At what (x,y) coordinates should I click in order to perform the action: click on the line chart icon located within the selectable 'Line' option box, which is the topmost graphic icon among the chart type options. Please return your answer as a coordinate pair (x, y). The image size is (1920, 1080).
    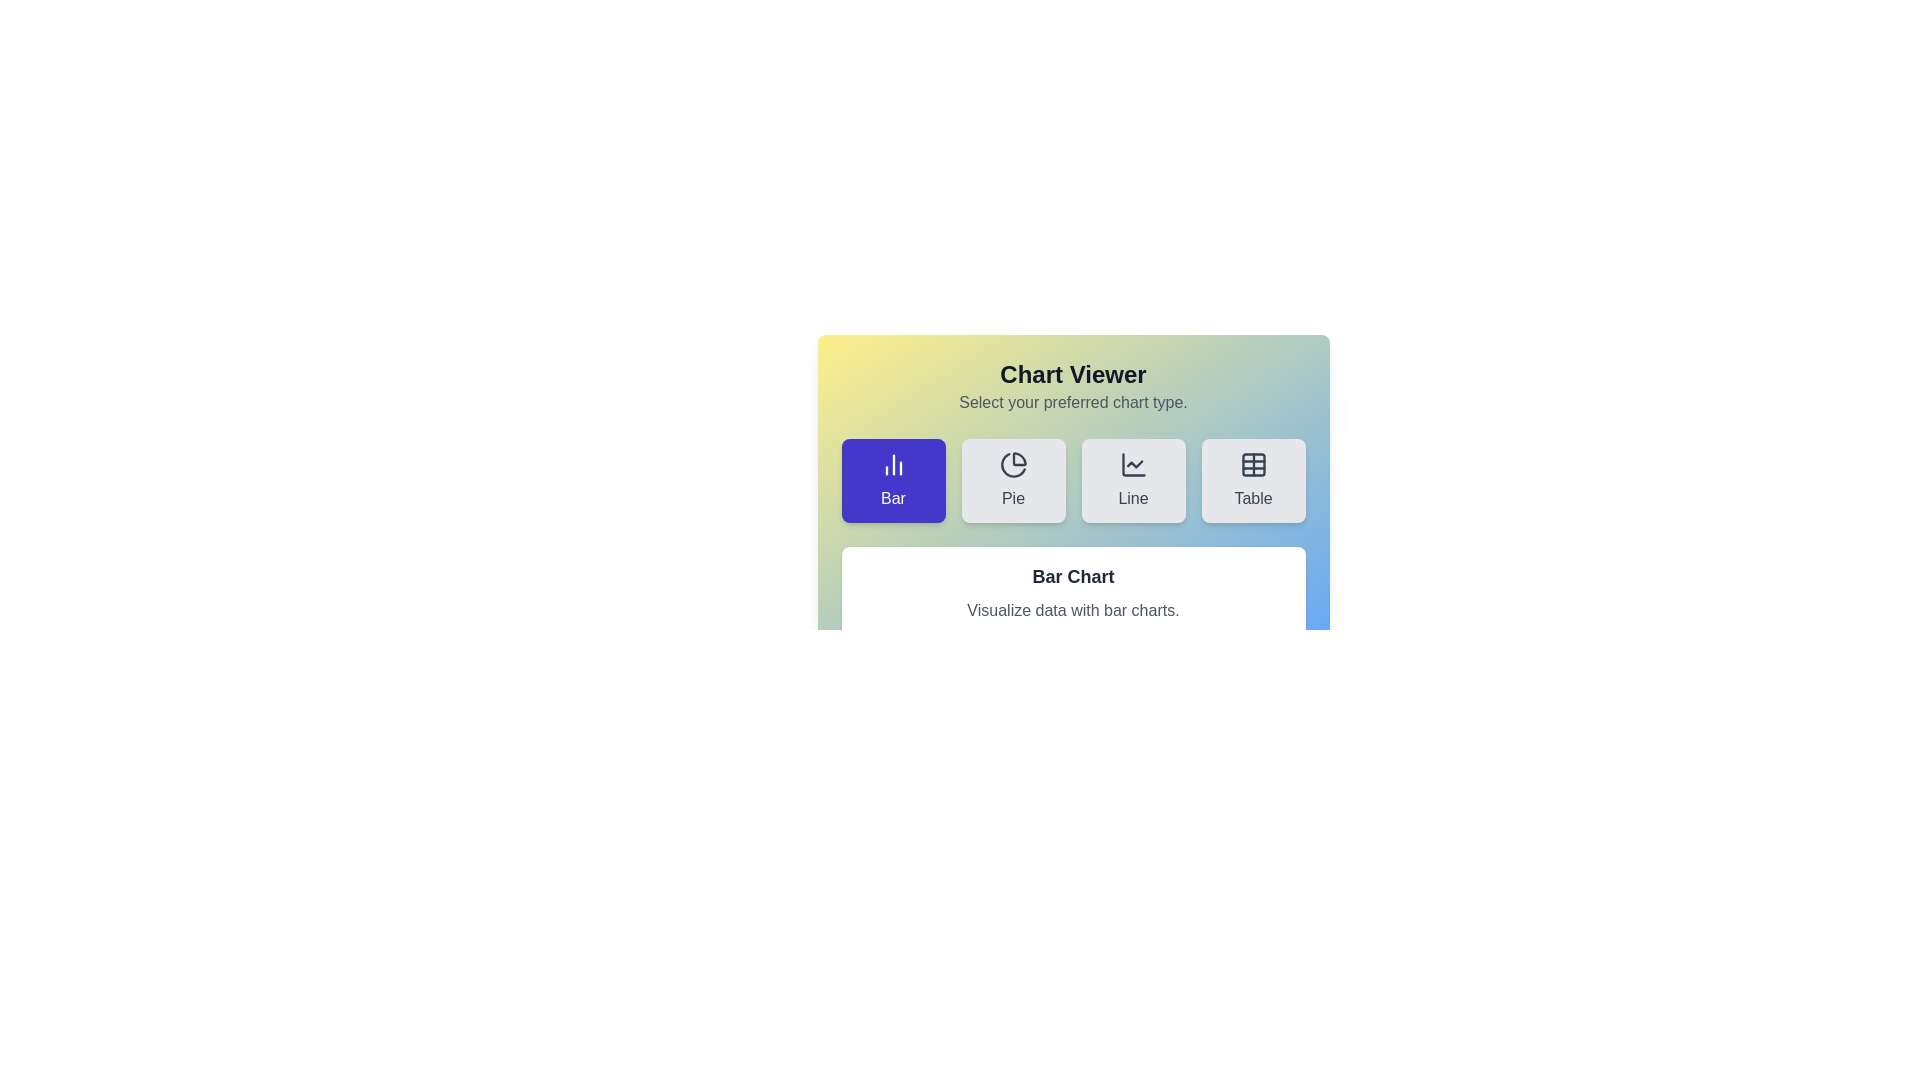
    Looking at the image, I should click on (1133, 465).